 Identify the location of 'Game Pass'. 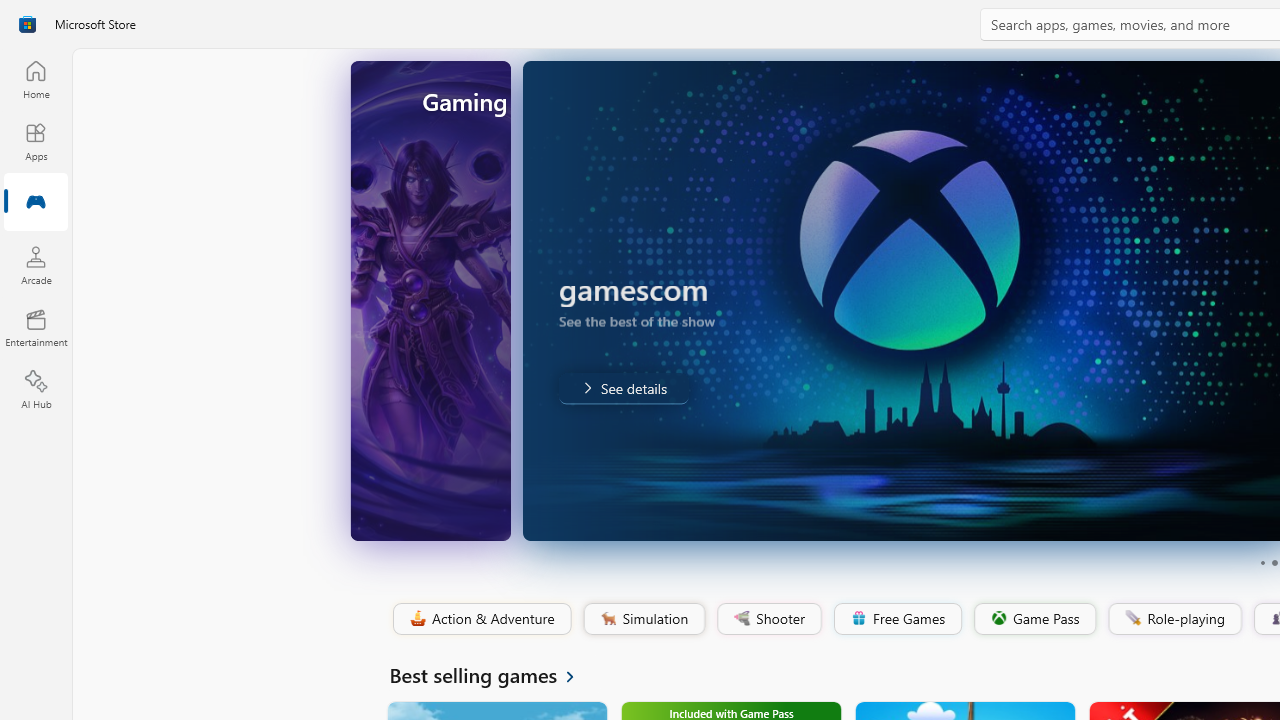
(1033, 618).